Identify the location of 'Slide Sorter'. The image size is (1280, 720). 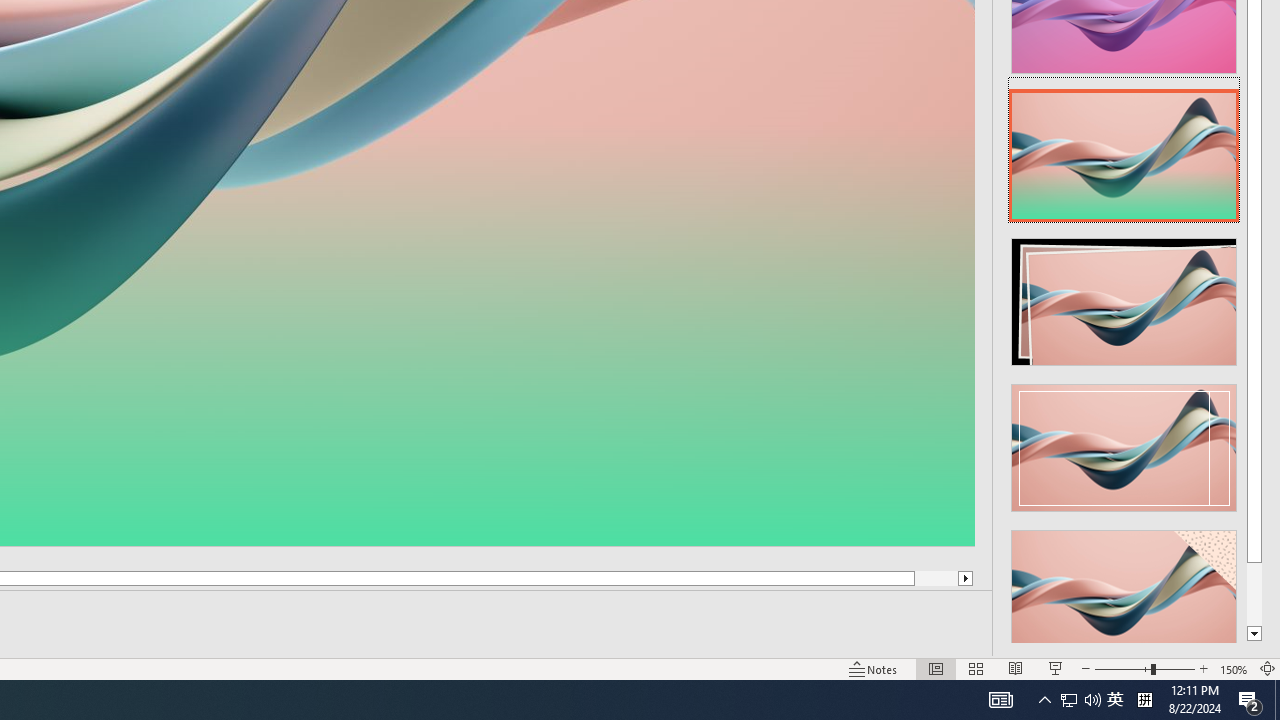
(976, 669).